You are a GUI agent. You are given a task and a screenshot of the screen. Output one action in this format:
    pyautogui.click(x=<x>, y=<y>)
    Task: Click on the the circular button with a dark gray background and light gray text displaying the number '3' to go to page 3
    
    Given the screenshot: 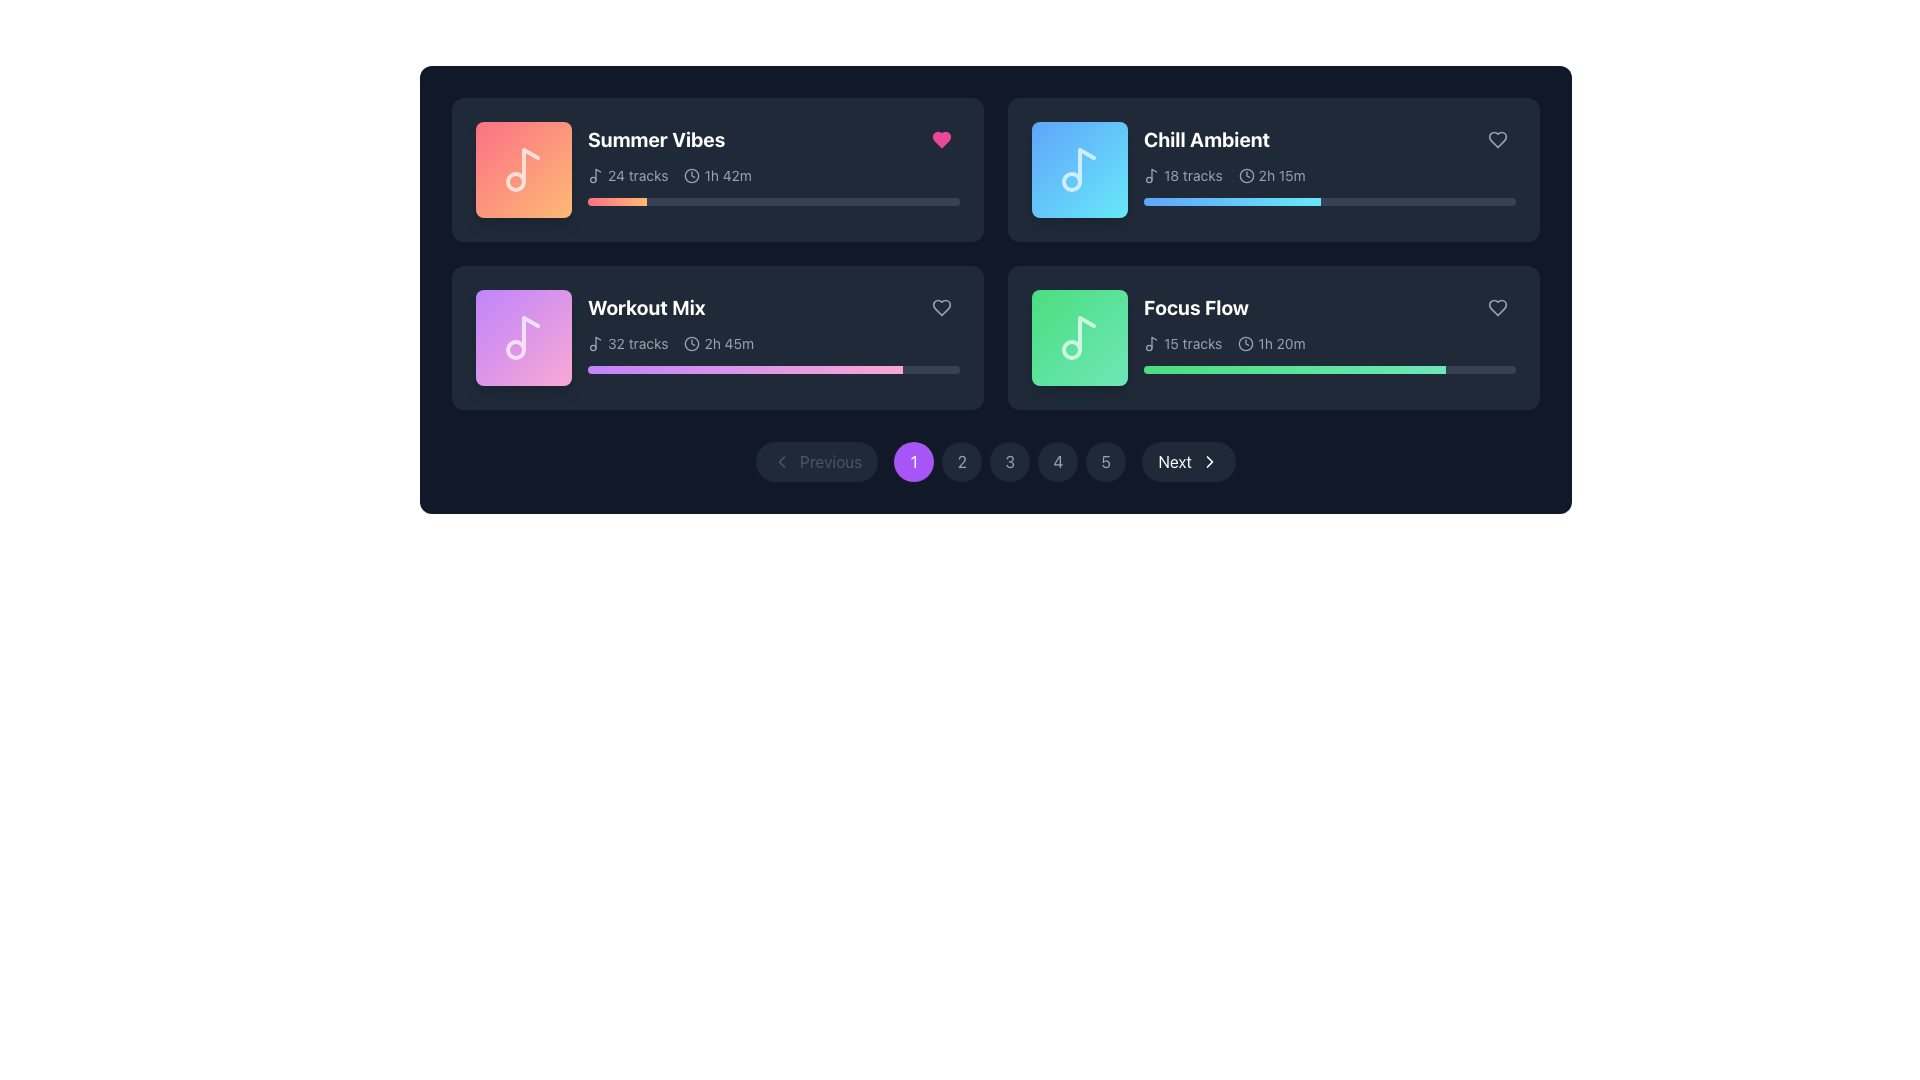 What is the action you would take?
    pyautogui.click(x=1010, y=462)
    